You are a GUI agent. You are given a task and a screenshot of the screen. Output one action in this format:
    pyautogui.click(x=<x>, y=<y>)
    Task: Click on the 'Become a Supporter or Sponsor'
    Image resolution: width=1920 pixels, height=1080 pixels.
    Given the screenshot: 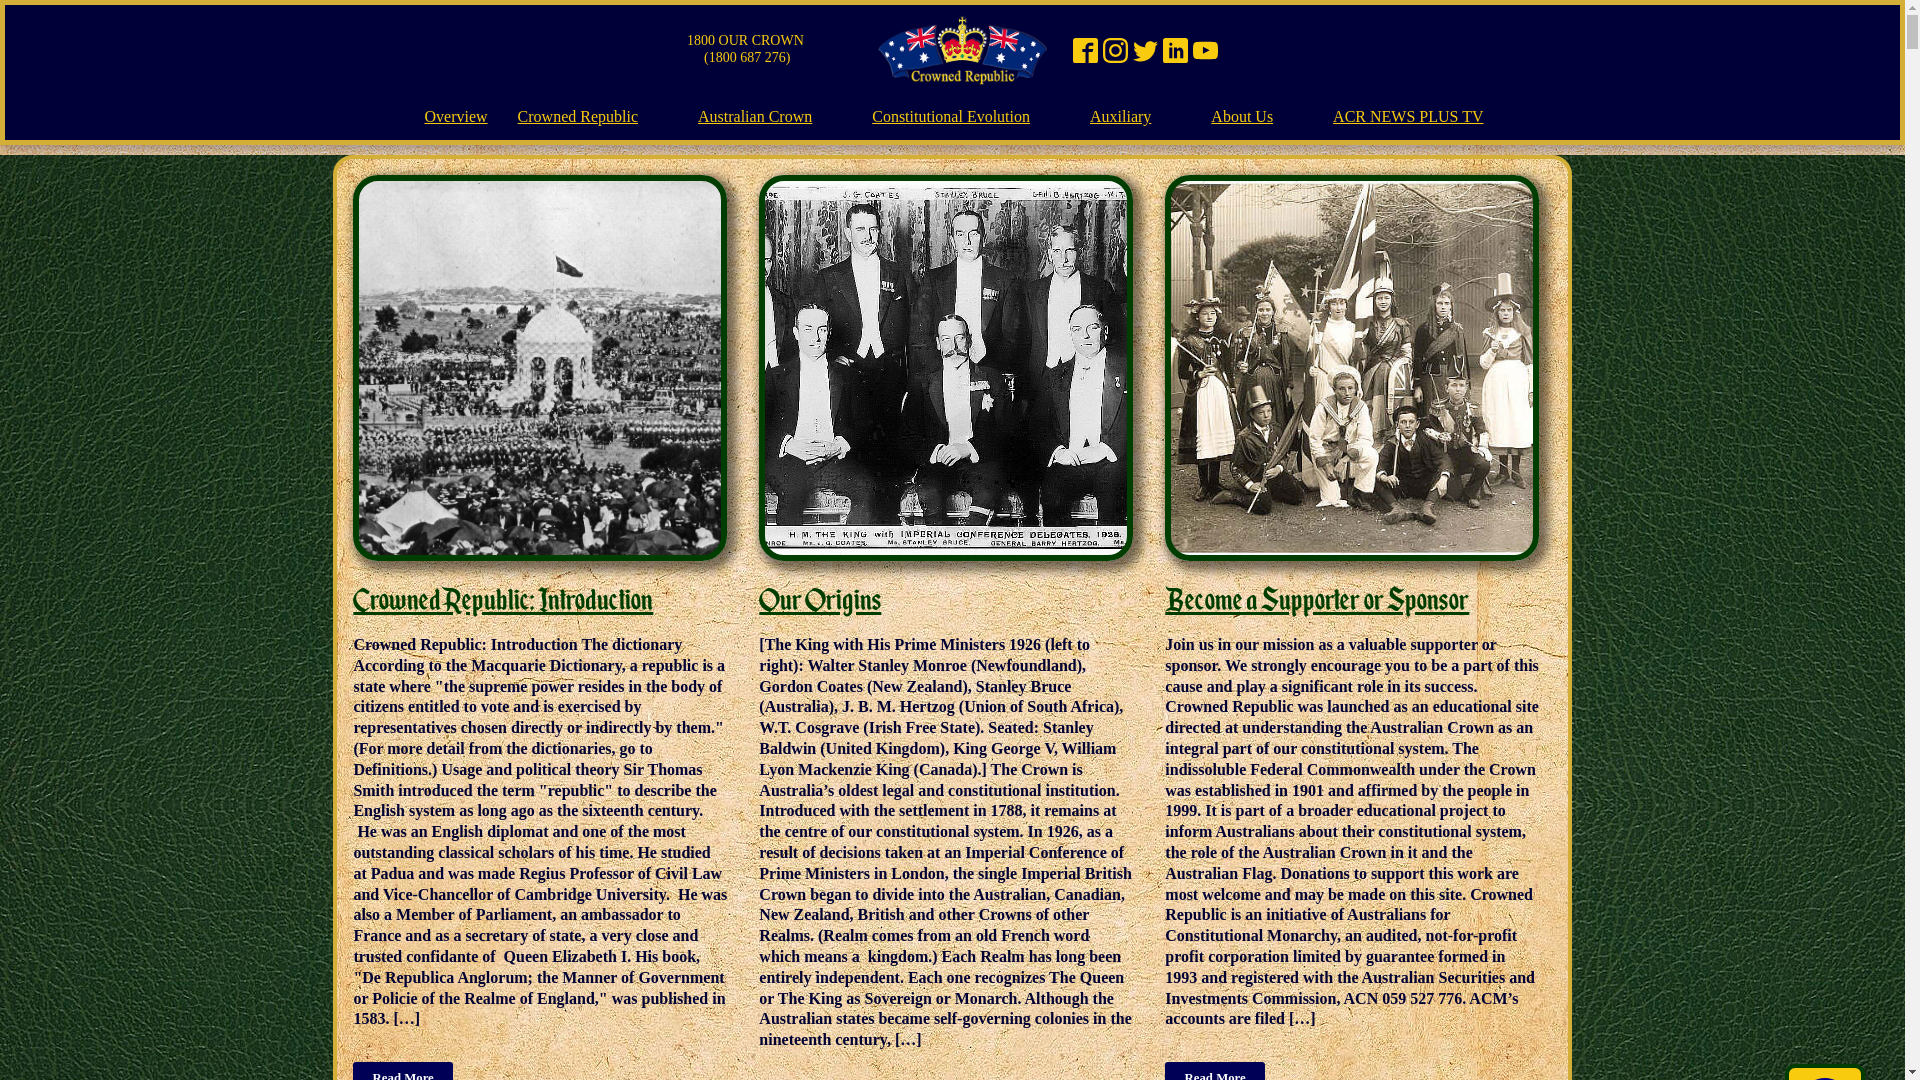 What is the action you would take?
    pyautogui.click(x=1316, y=599)
    